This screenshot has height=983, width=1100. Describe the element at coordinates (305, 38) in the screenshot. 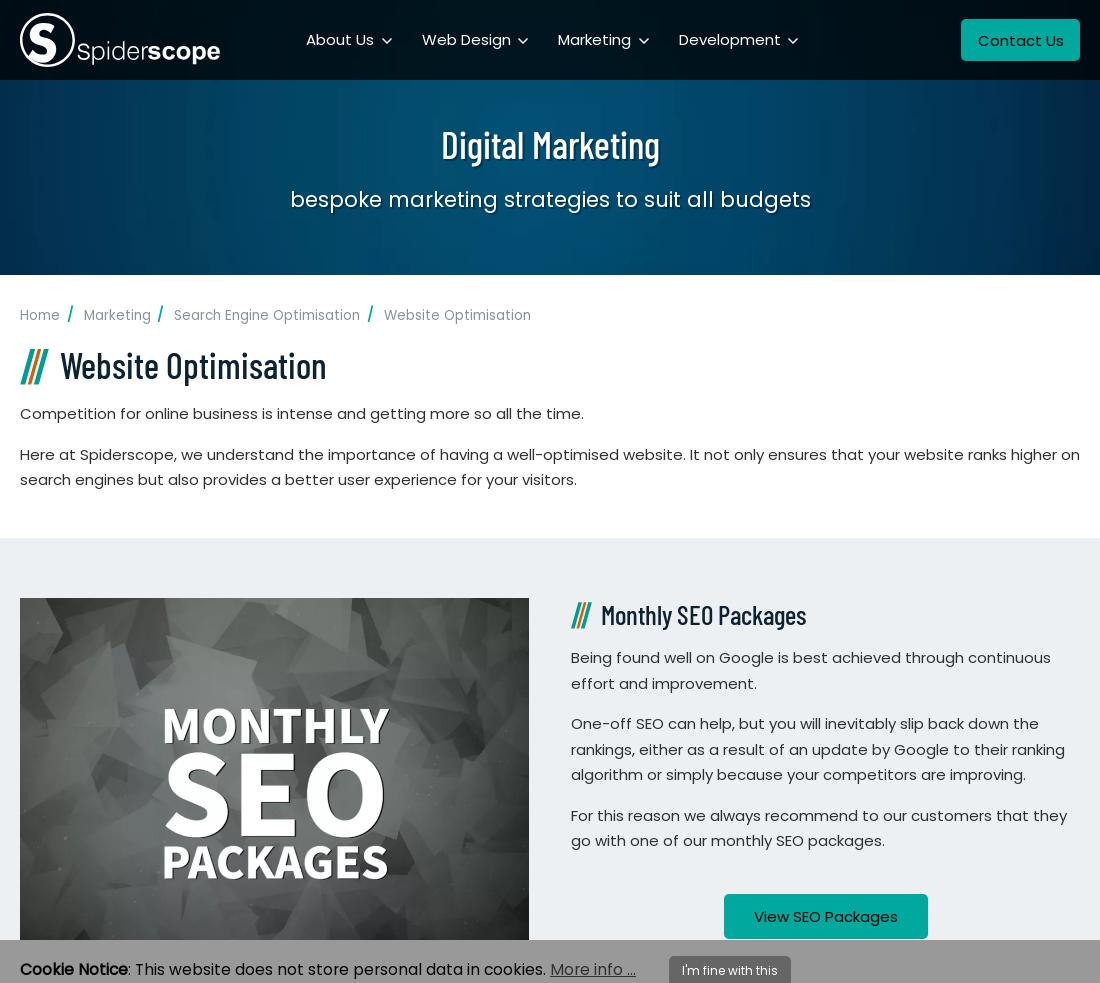

I see `'About Us'` at that location.